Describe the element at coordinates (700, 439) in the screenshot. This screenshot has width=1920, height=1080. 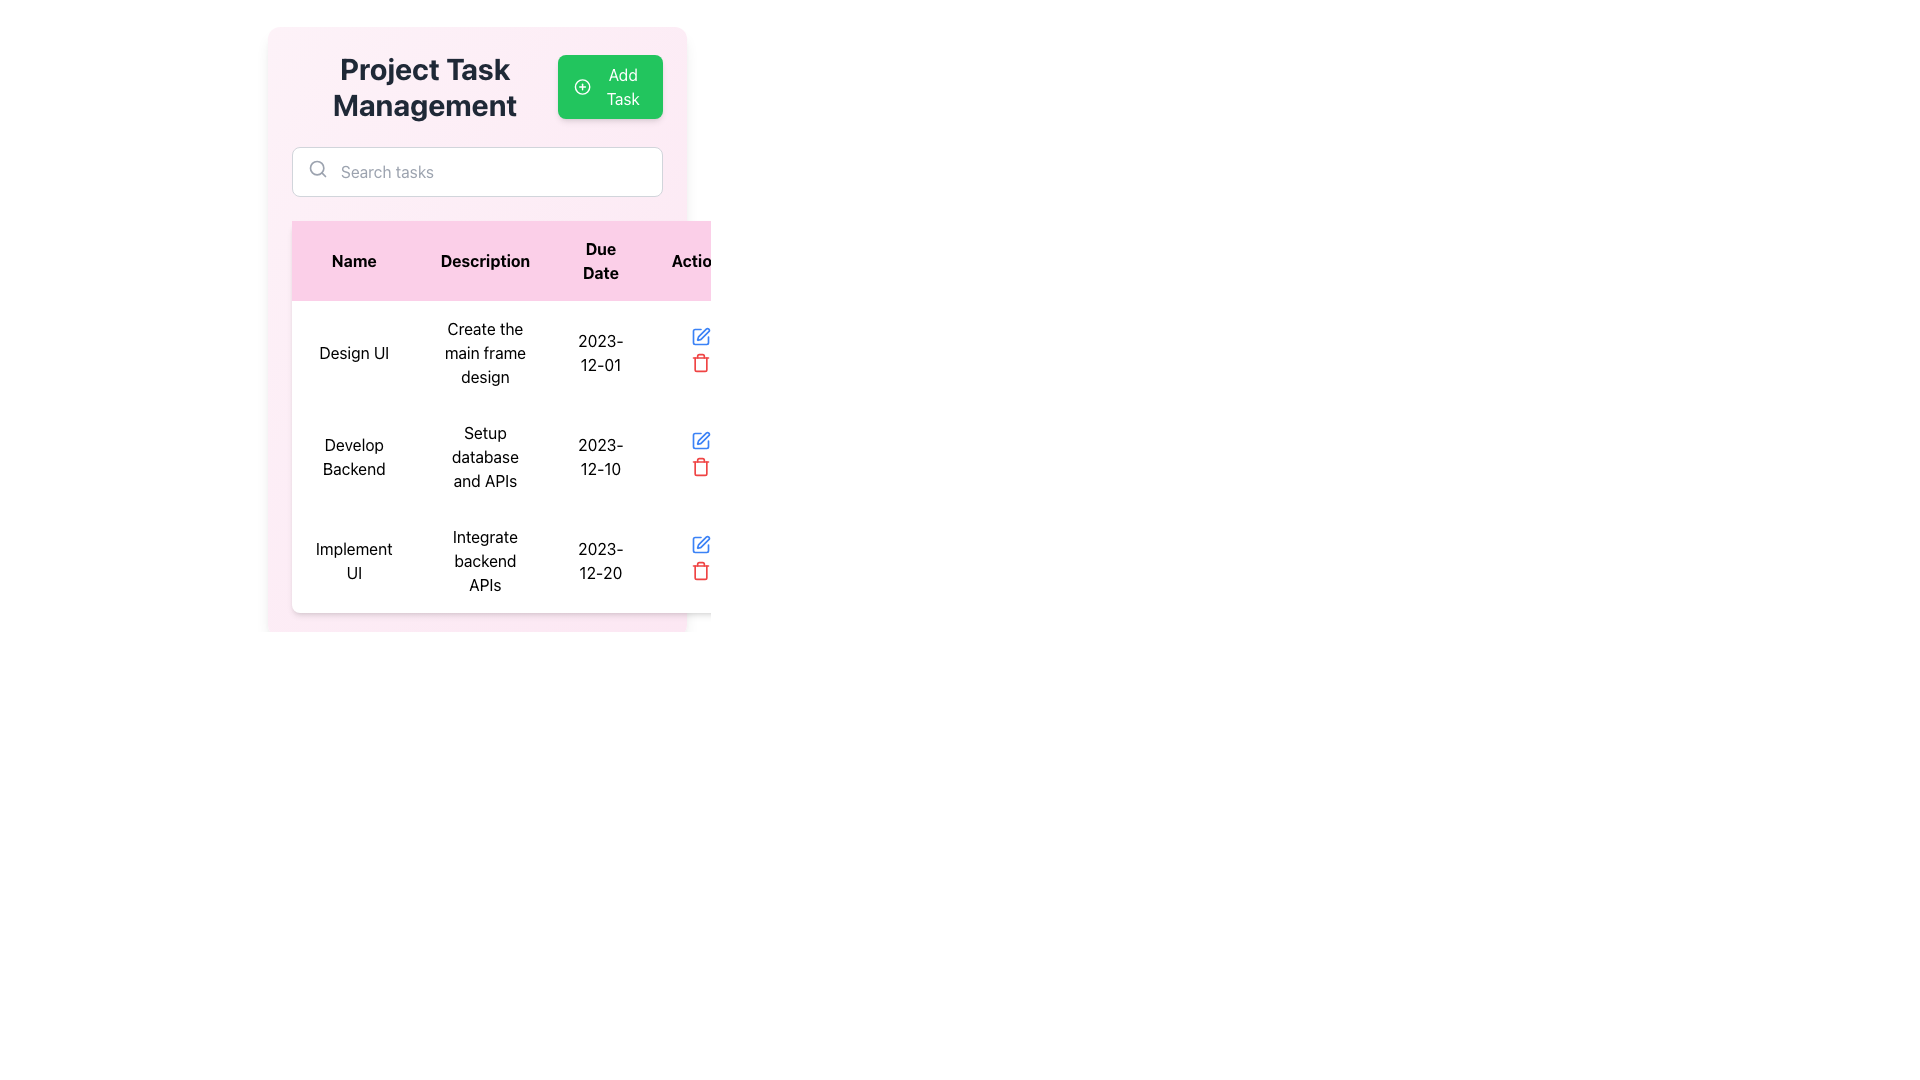
I see `the edit button in the 'Actions' column of the 'Develop Backend' row, which is the leftmost icon in that row` at that location.